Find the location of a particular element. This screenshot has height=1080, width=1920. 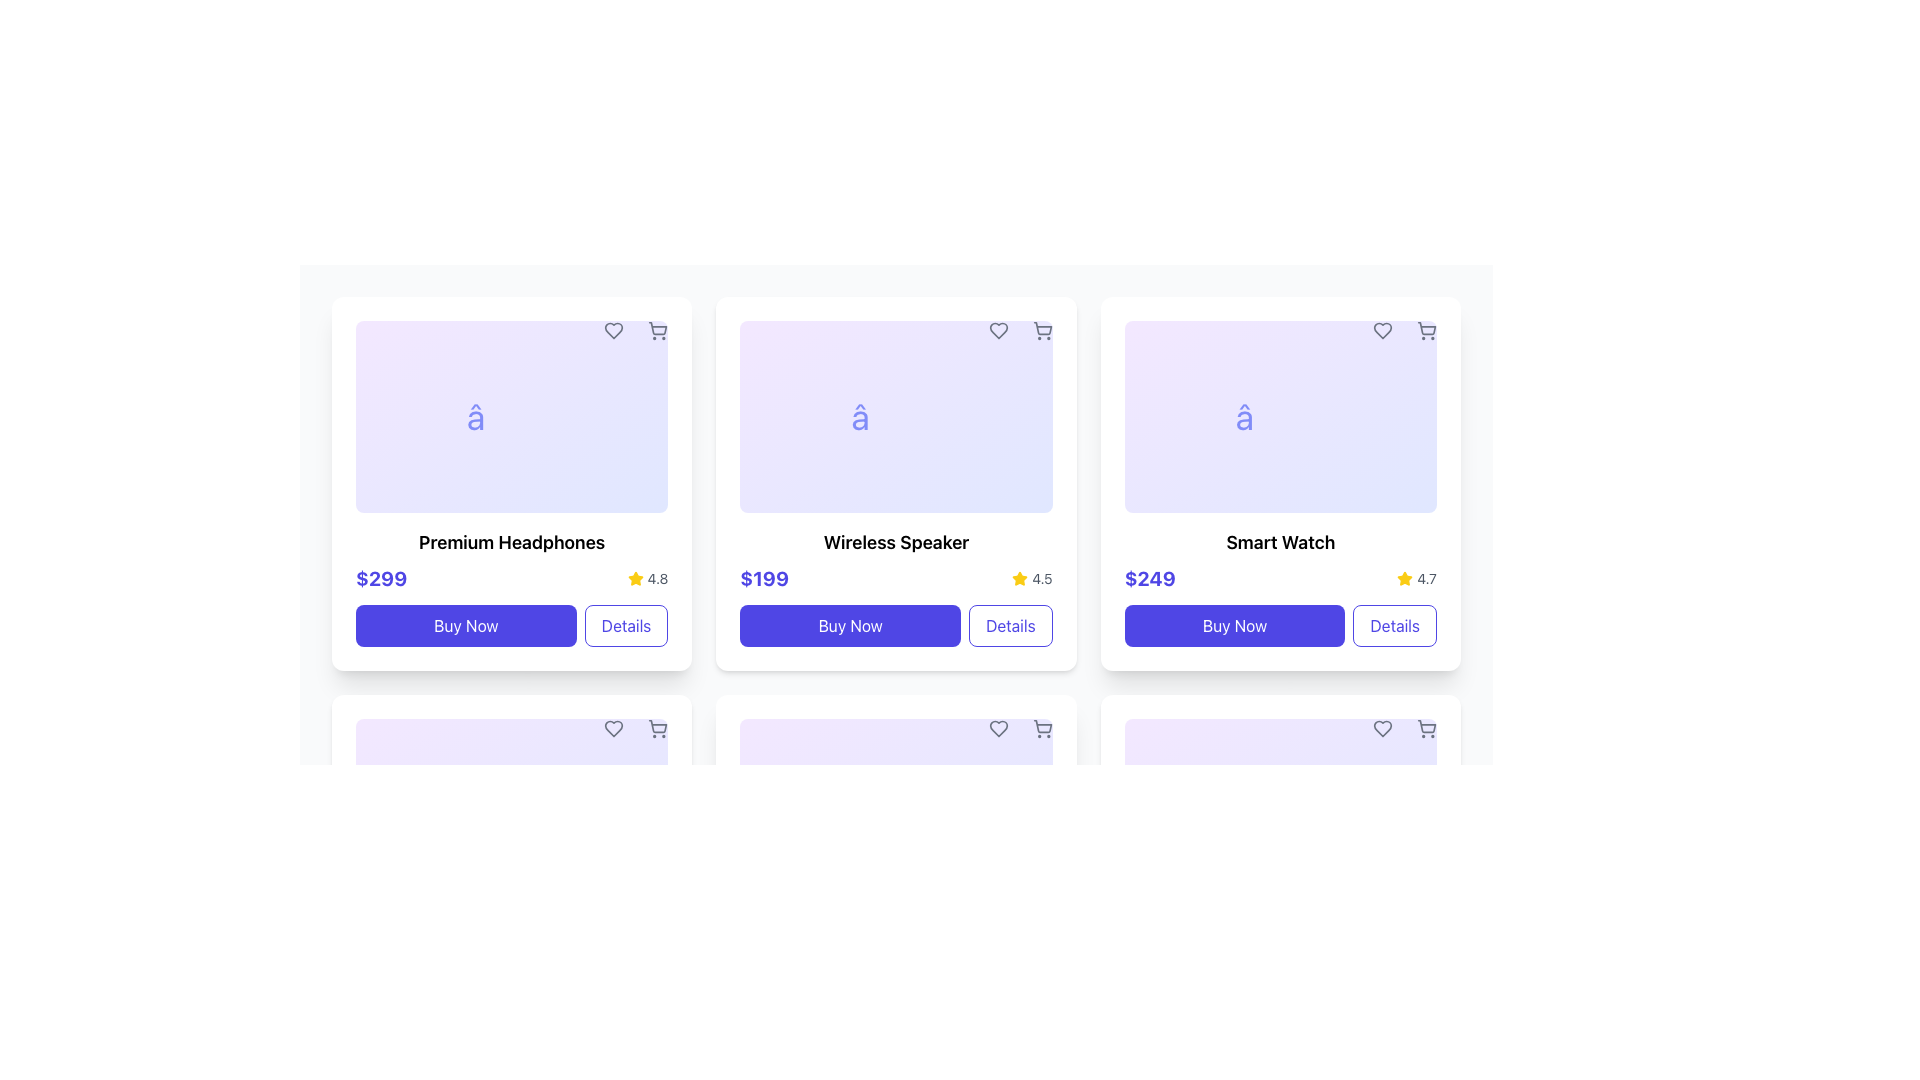

the add to cart button located in the top-right corner of the item card is located at coordinates (658, 729).